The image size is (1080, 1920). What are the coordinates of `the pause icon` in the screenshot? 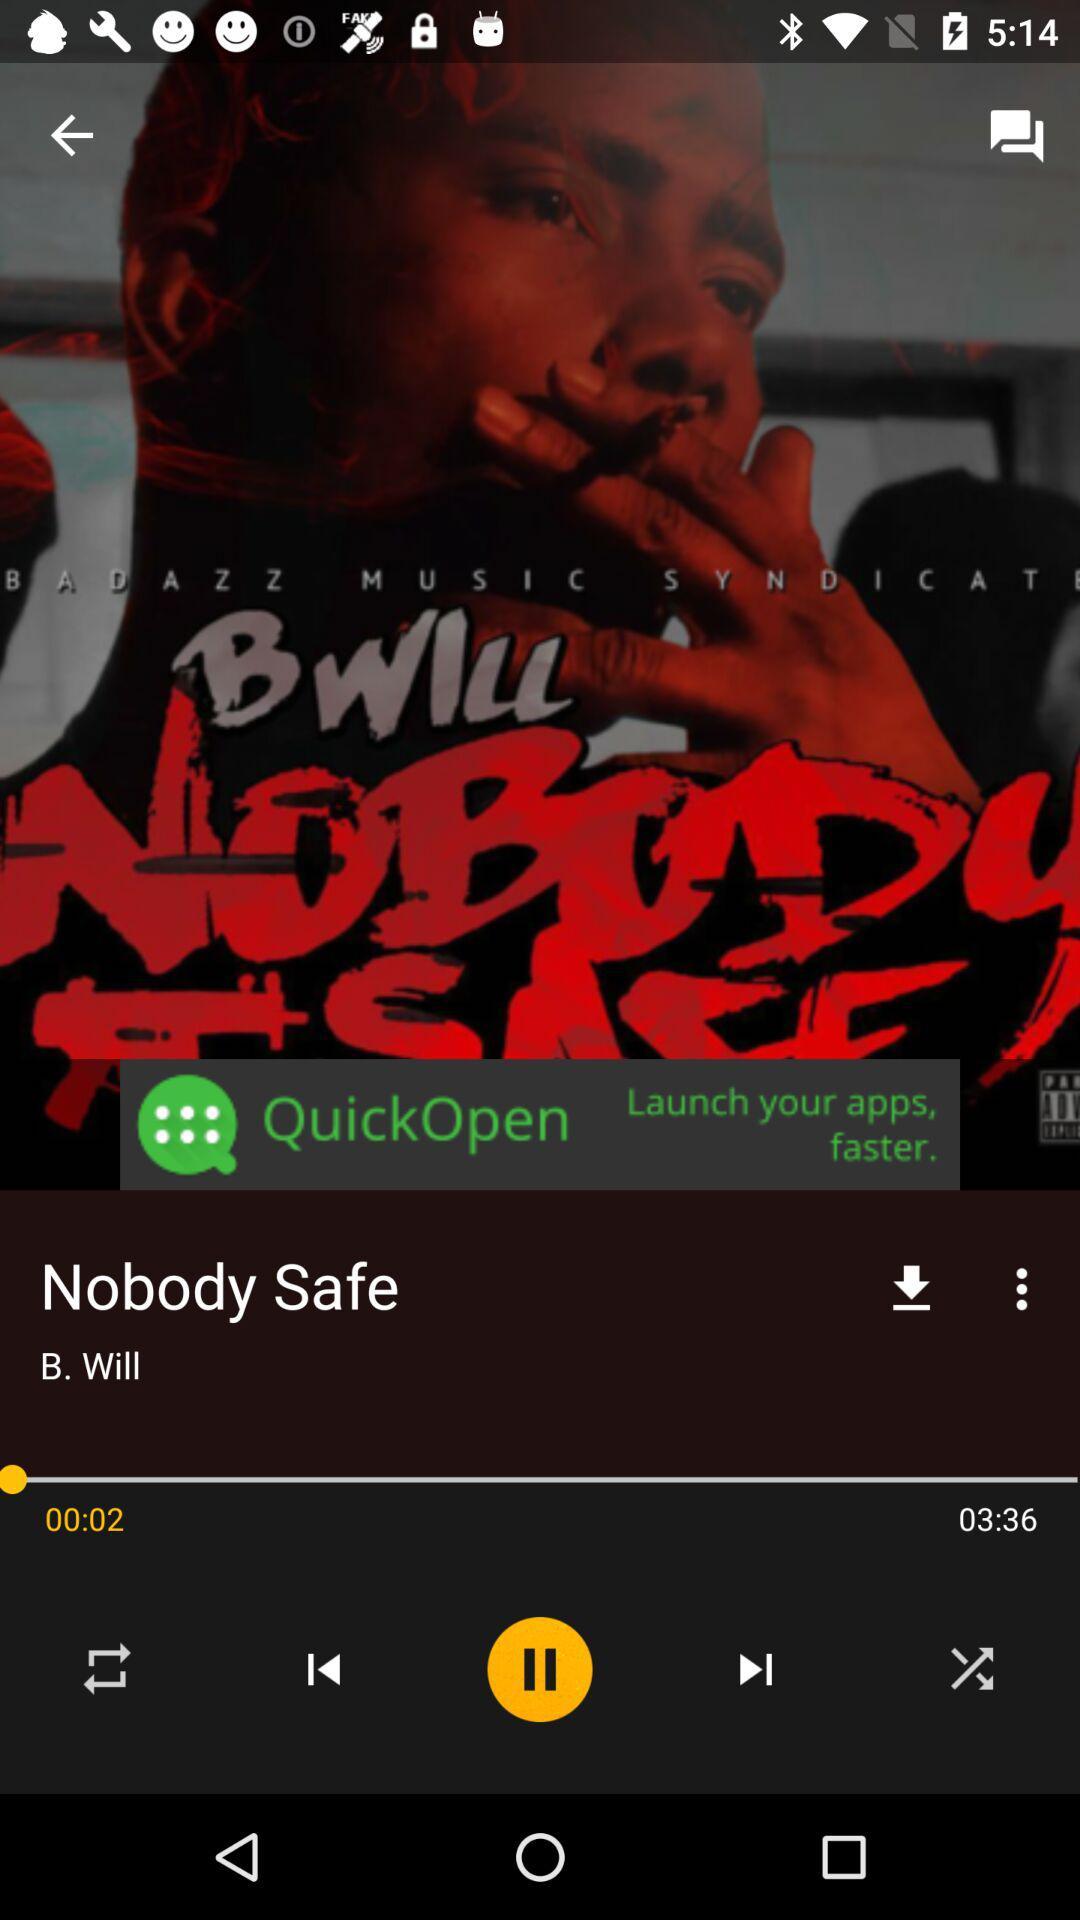 It's located at (540, 1669).